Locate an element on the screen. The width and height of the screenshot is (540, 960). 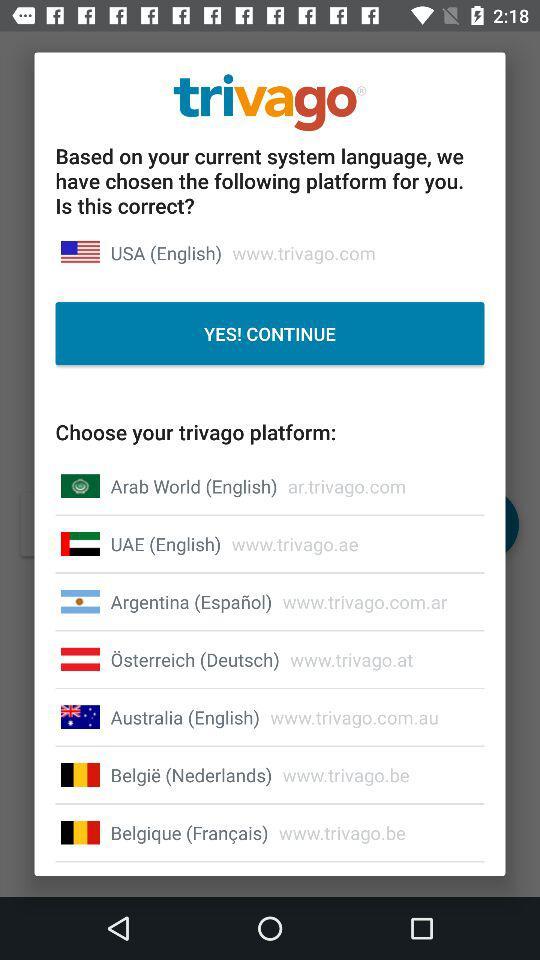
icon below based on your item is located at coordinates (165, 252).